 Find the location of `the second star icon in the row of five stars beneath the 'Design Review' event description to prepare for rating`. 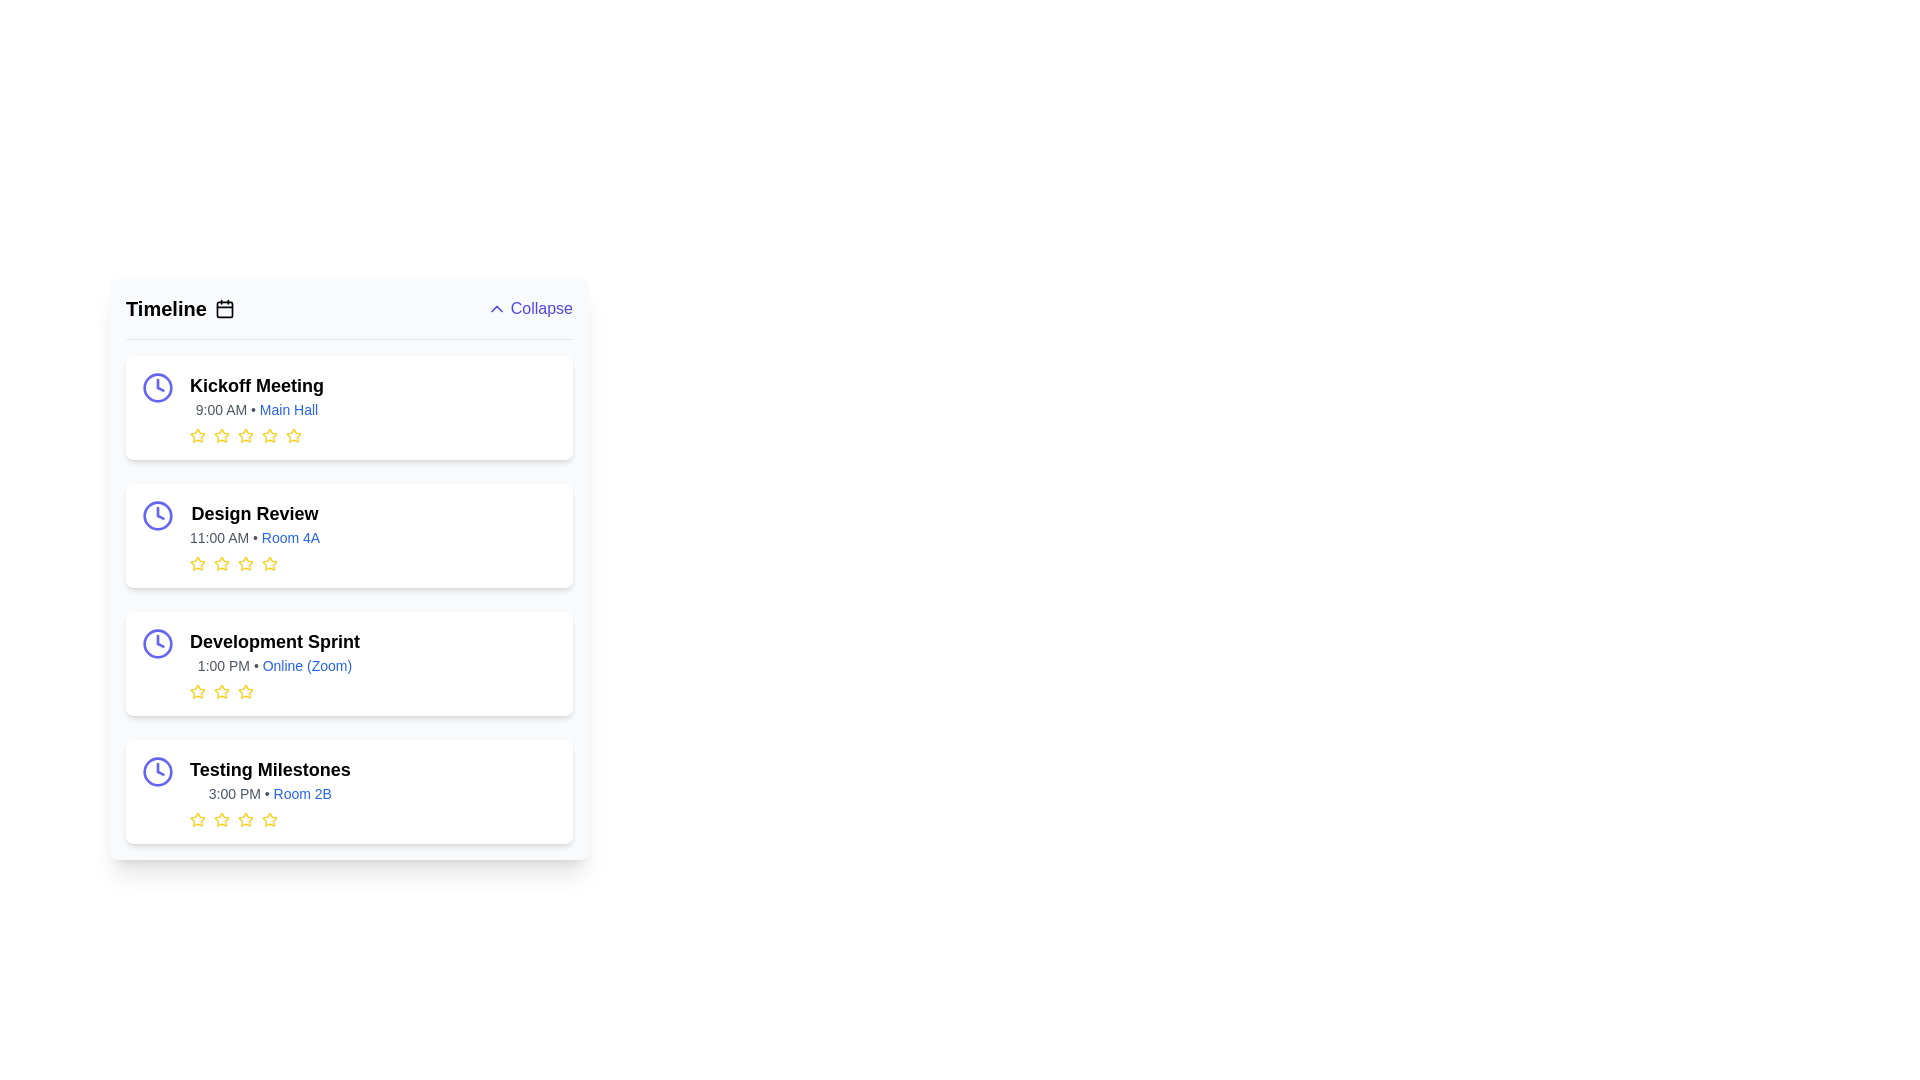

the second star icon in the row of five stars beneath the 'Design Review' event description to prepare for rating is located at coordinates (244, 563).